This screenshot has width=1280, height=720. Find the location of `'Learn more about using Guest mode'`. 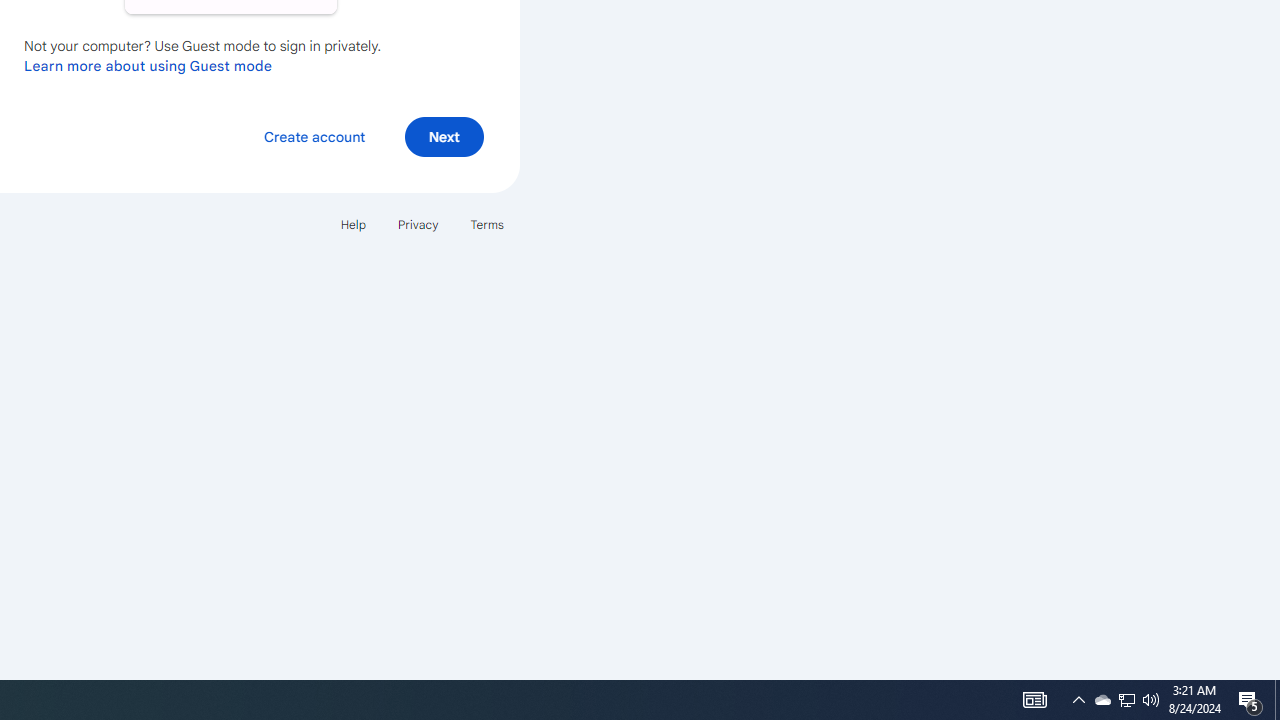

'Learn more about using Guest mode' is located at coordinates (147, 64).